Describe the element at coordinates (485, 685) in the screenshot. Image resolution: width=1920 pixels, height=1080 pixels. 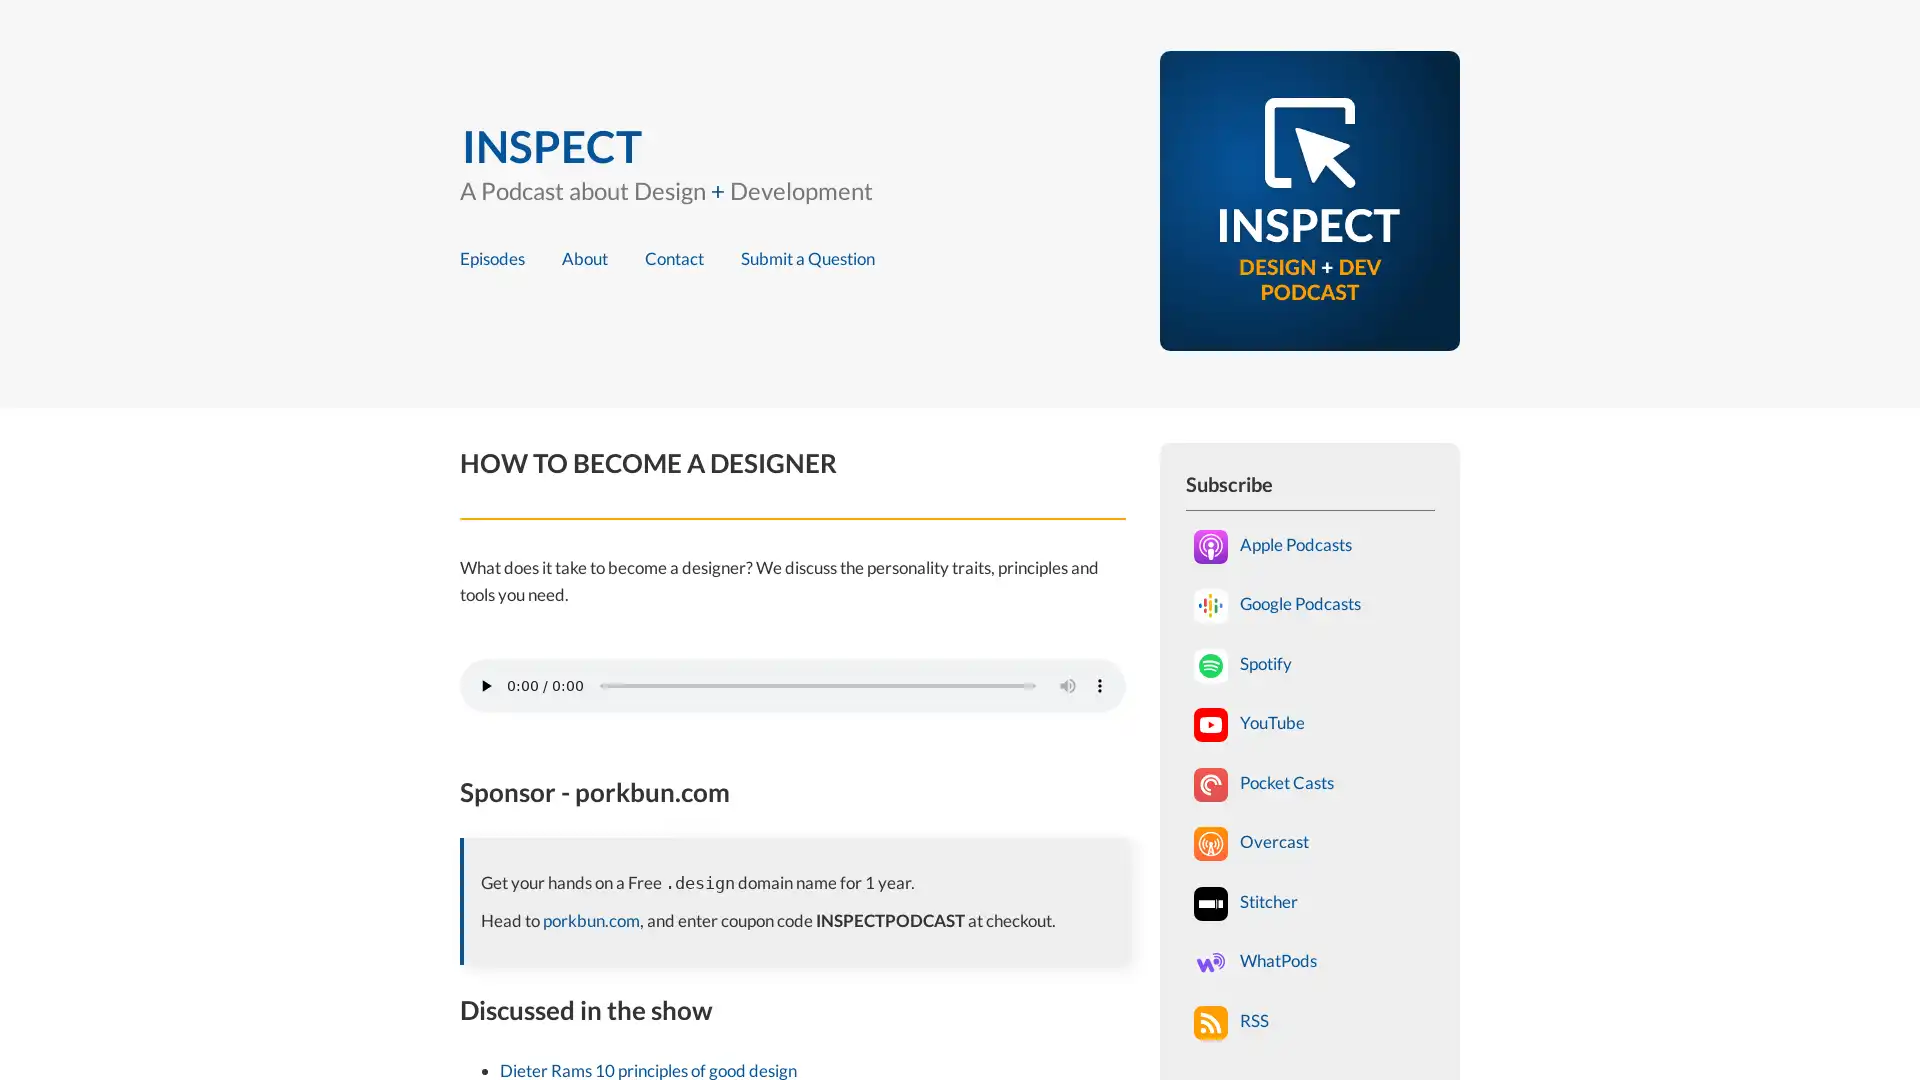
I see `play` at that location.